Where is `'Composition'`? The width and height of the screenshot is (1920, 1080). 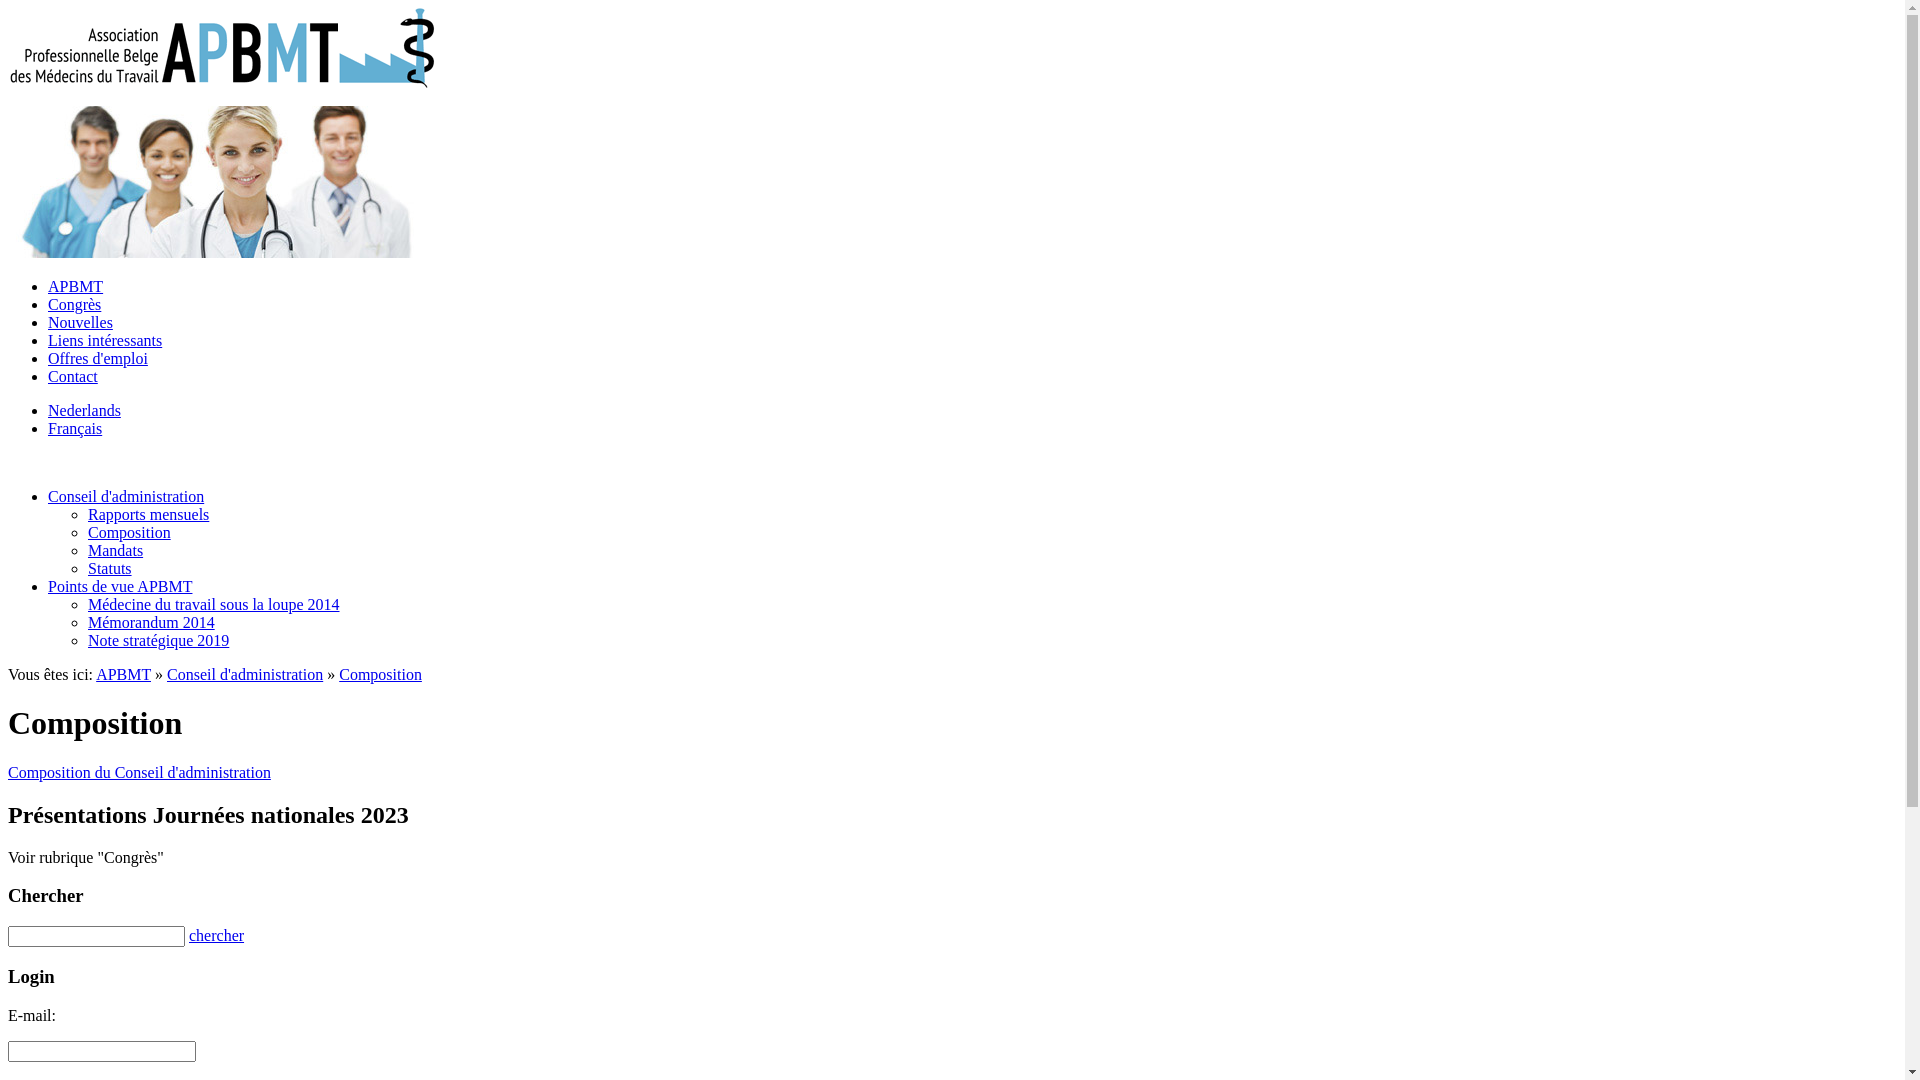
'Composition' is located at coordinates (128, 531).